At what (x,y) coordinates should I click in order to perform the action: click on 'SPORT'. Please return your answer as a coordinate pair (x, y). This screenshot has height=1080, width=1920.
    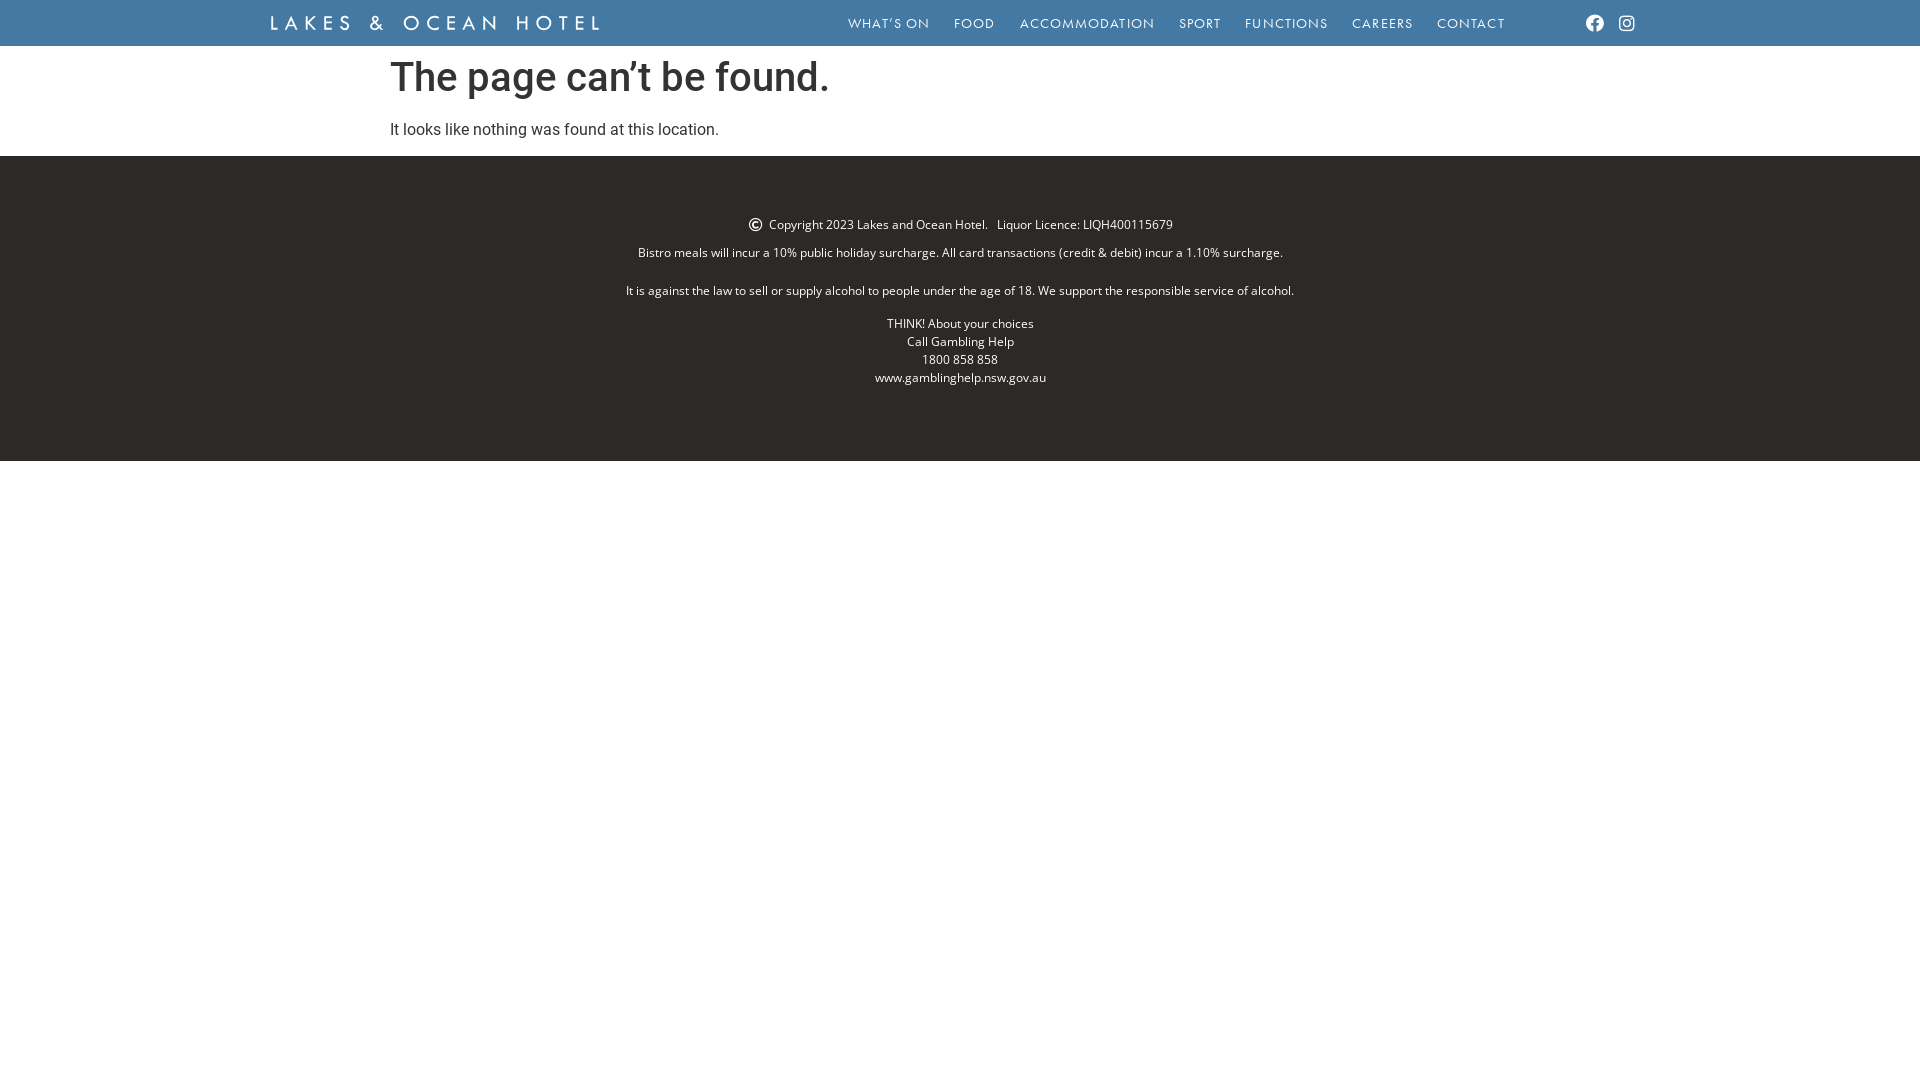
    Looking at the image, I should click on (1166, 23).